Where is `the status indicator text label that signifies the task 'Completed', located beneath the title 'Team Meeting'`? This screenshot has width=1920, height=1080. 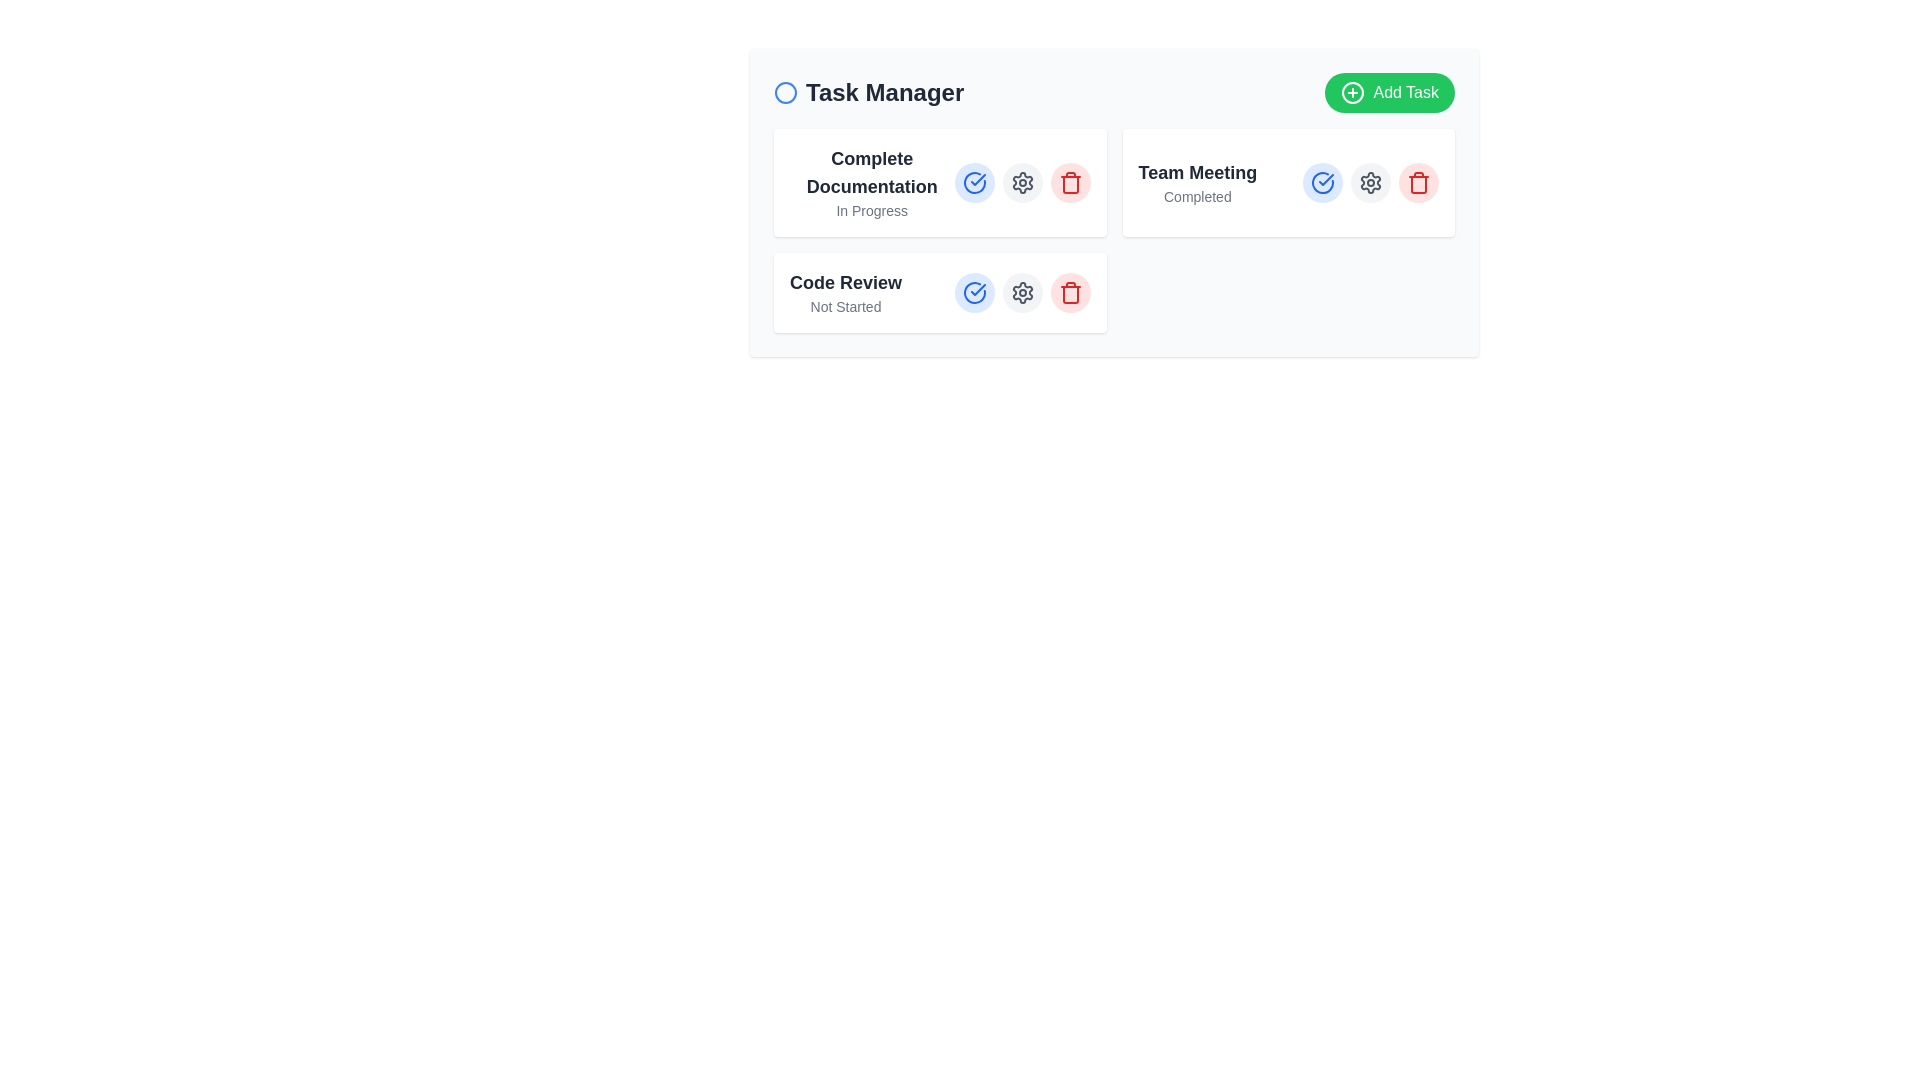 the status indicator text label that signifies the task 'Completed', located beneath the title 'Team Meeting' is located at coordinates (1197, 196).